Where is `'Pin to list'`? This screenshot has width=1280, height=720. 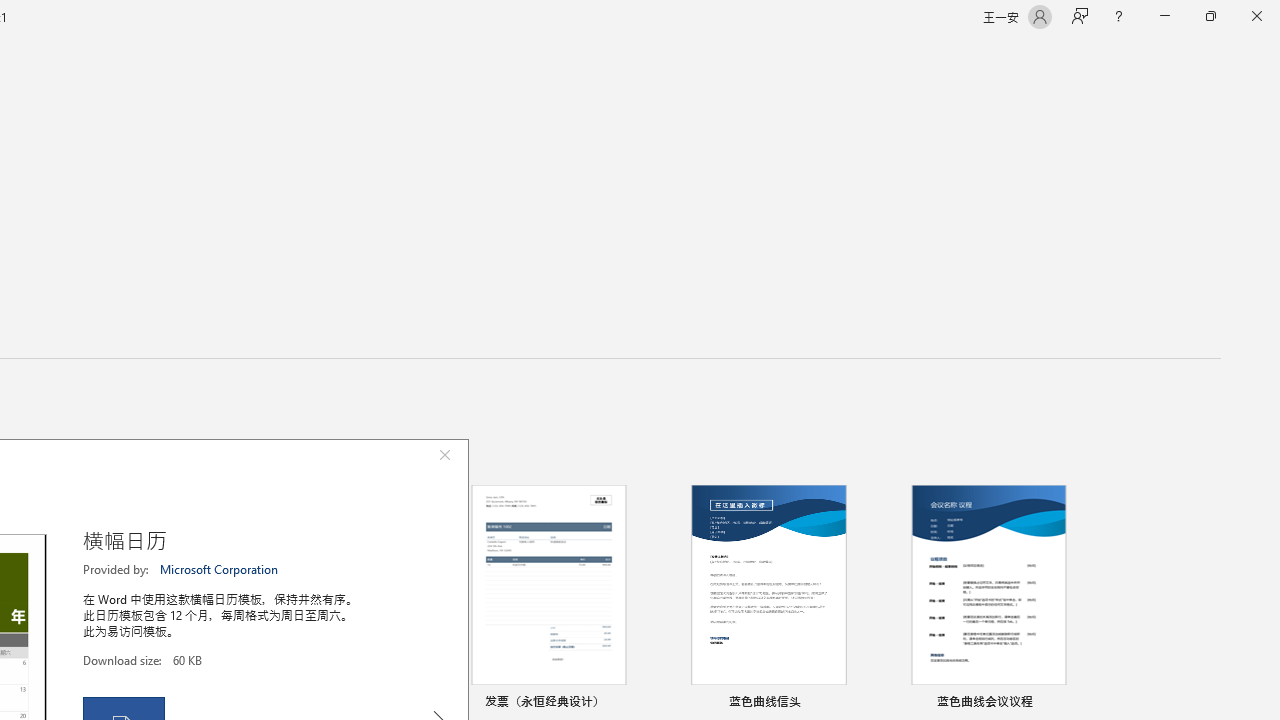
'Pin to list' is located at coordinates (1074, 702).